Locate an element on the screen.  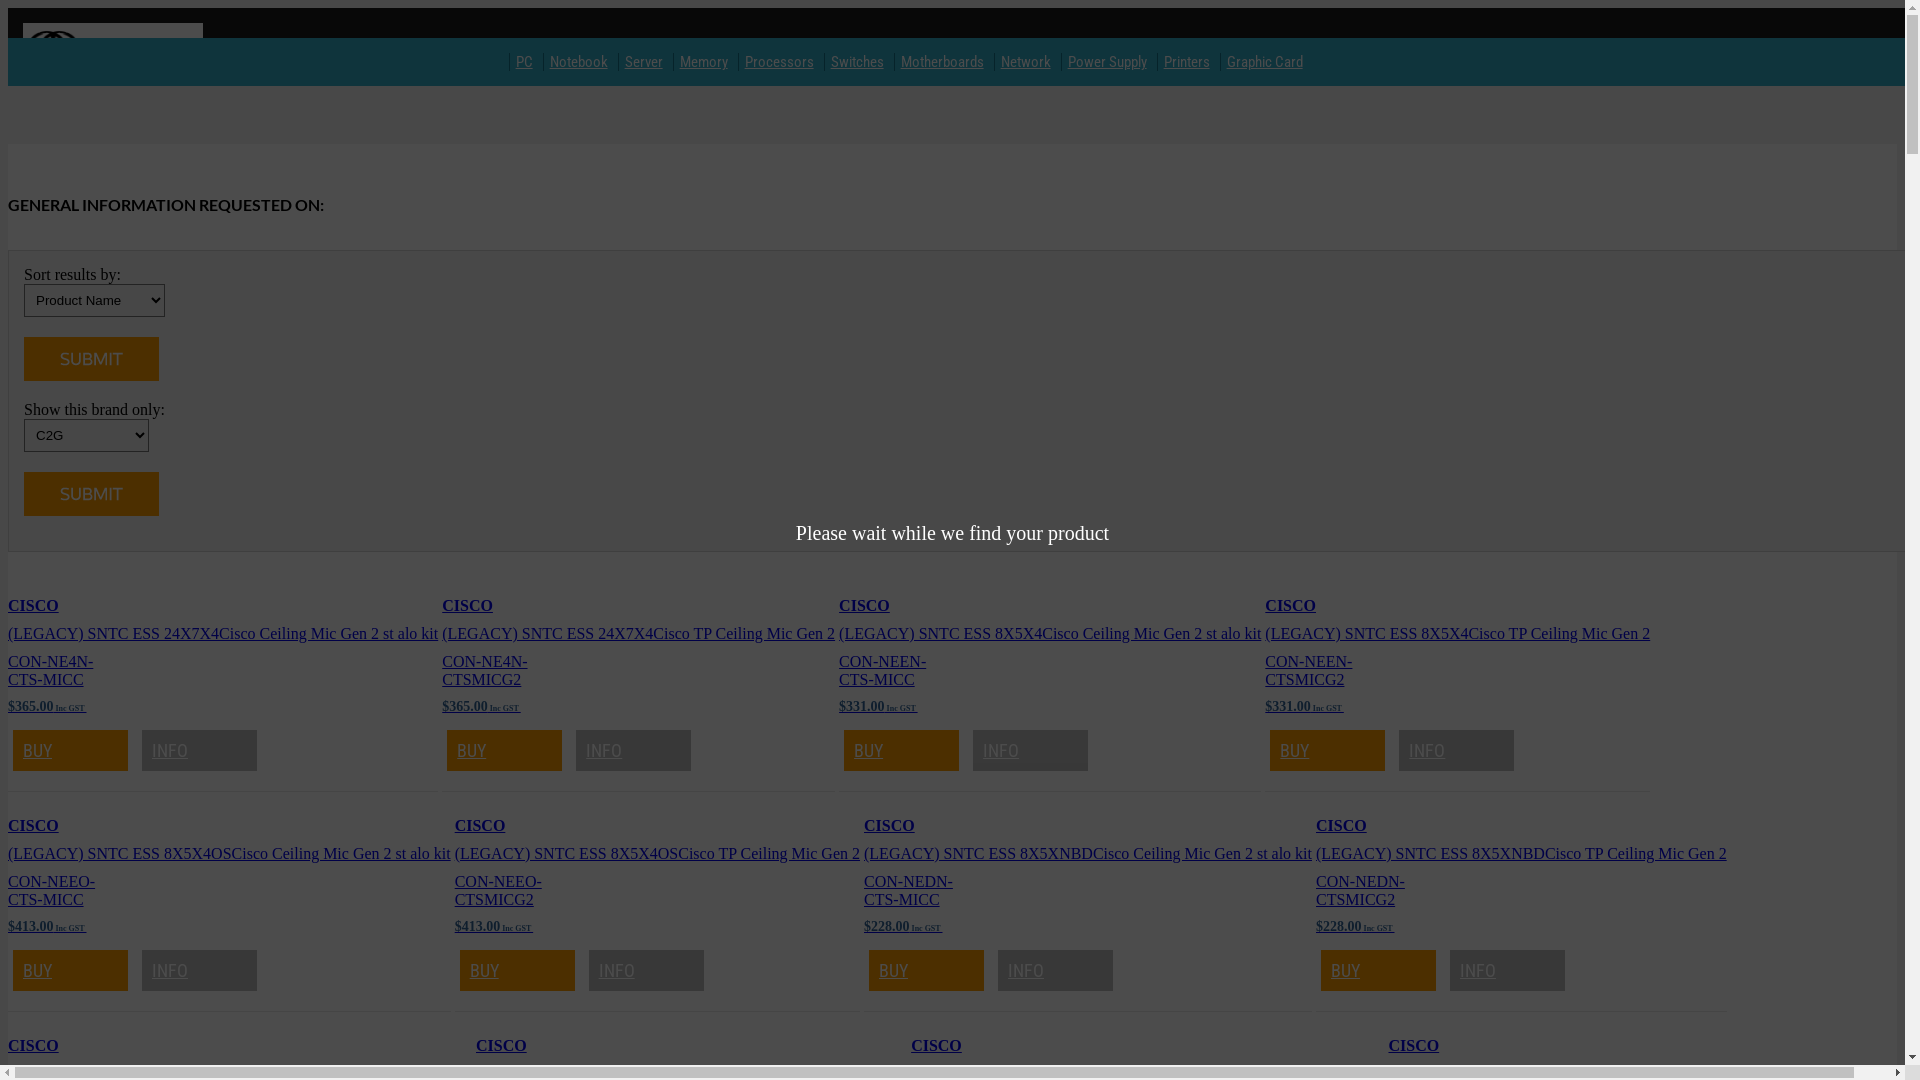
'Processors' is located at coordinates (738, 60).